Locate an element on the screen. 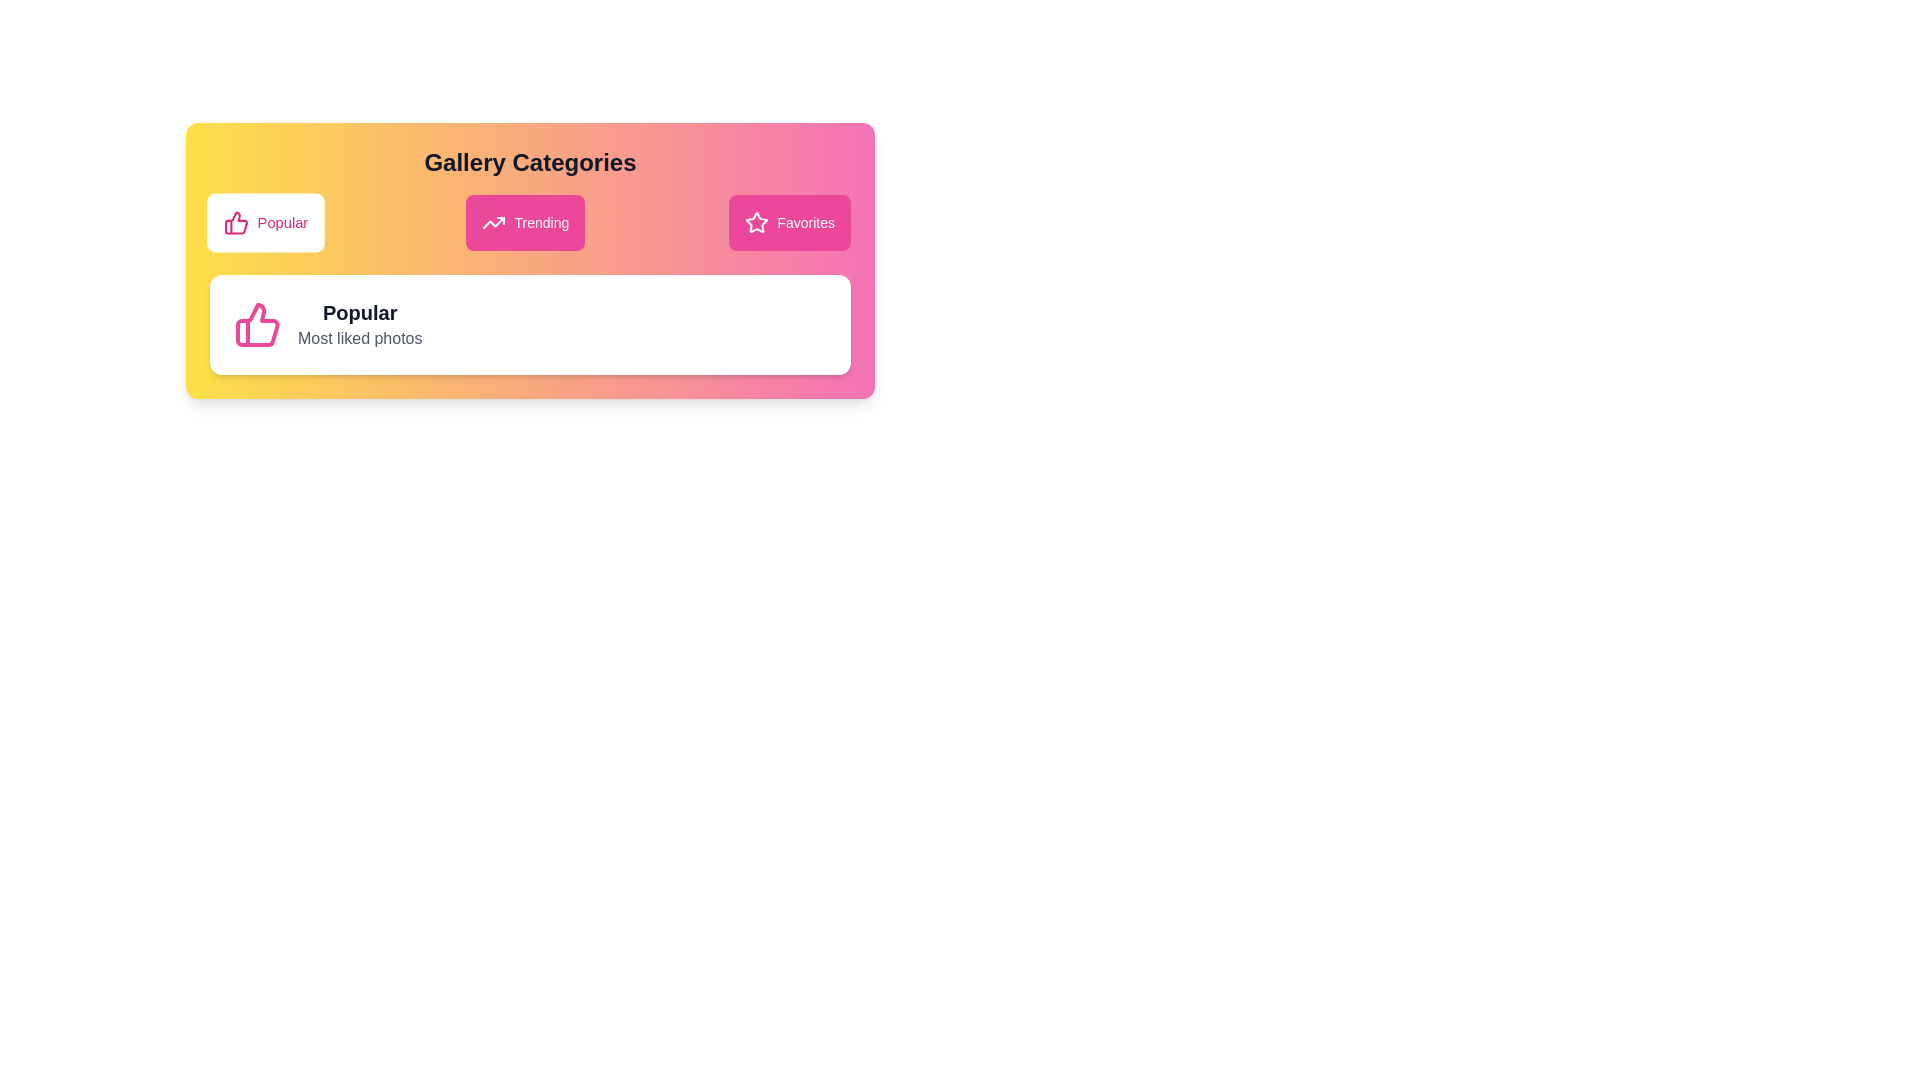 This screenshot has width=1920, height=1080. text label displaying 'Popular' which is bold and prominently positioned above the subtitle 'Most liked photos' is located at coordinates (360, 312).